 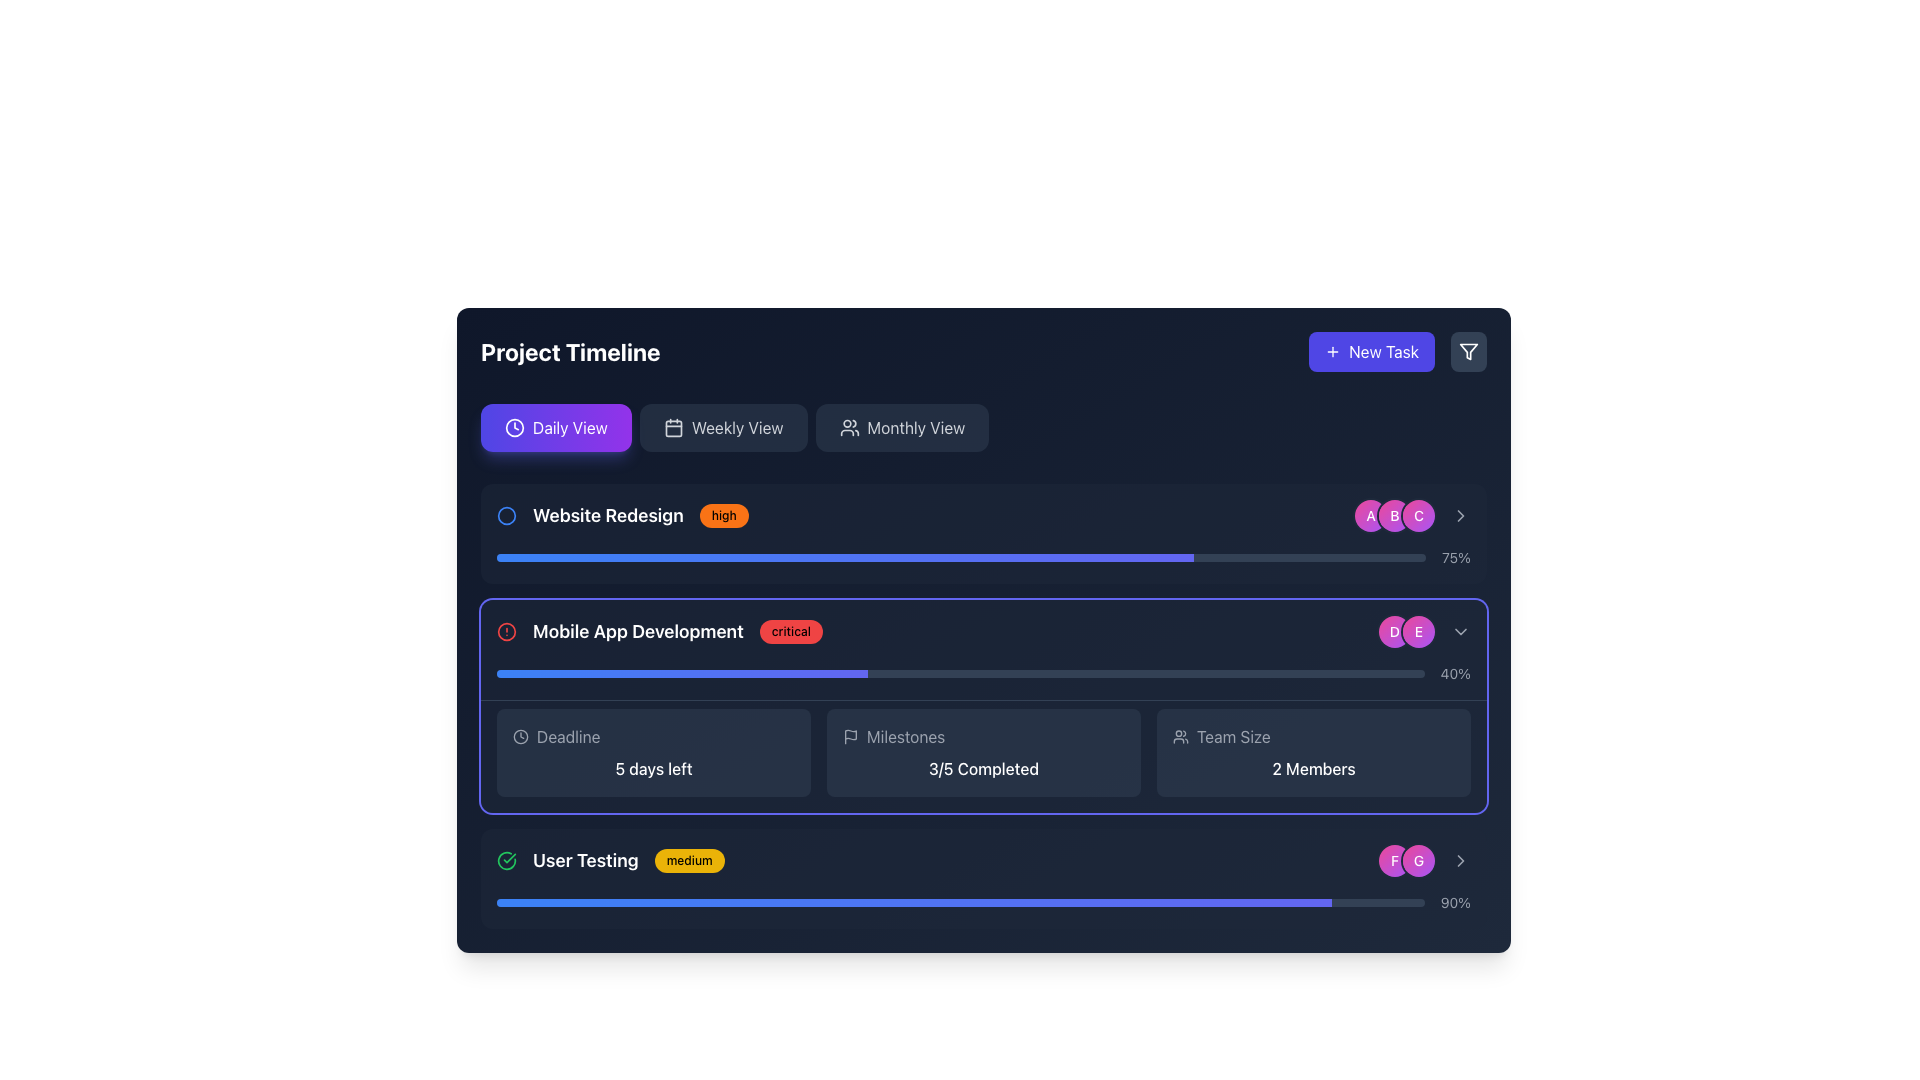 I want to click on progress, so click(x=1026, y=558).